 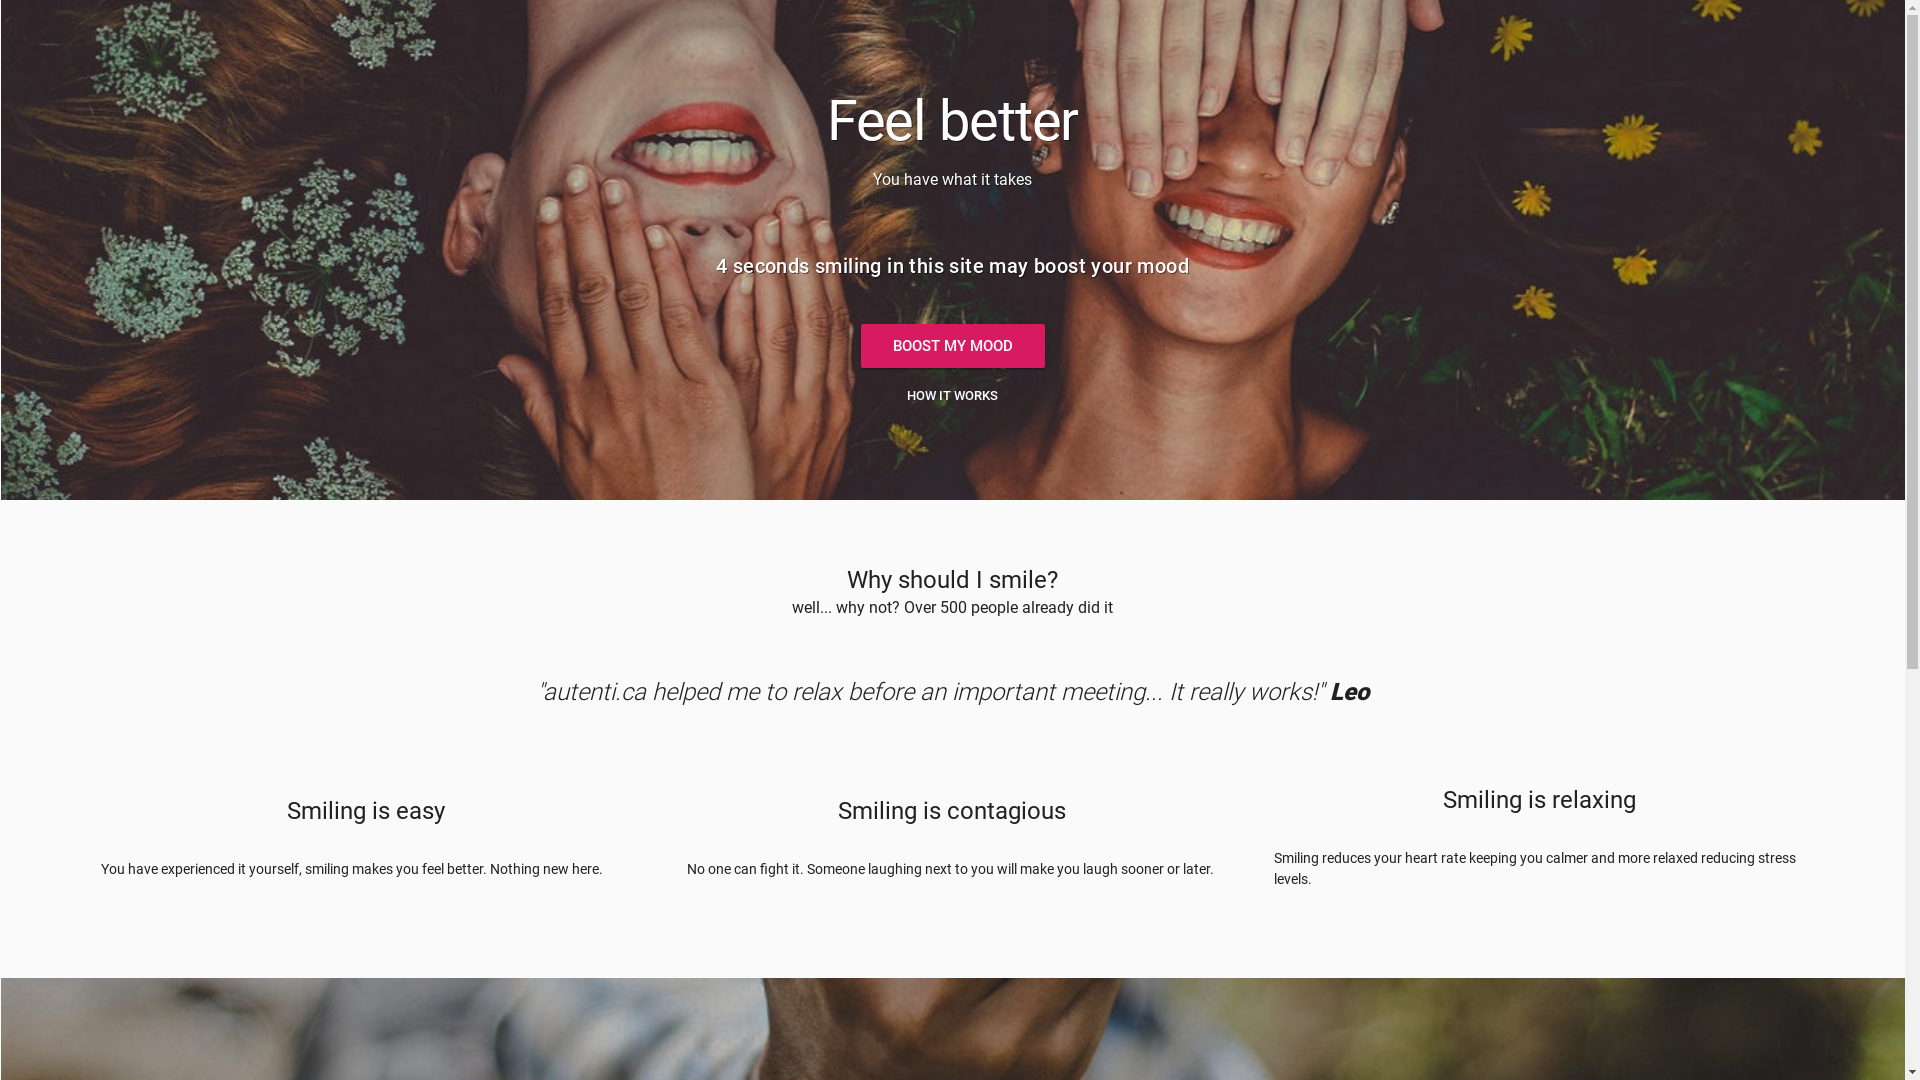 What do you see at coordinates (951, 396) in the screenshot?
I see `'HOW IT WORKS'` at bounding box center [951, 396].